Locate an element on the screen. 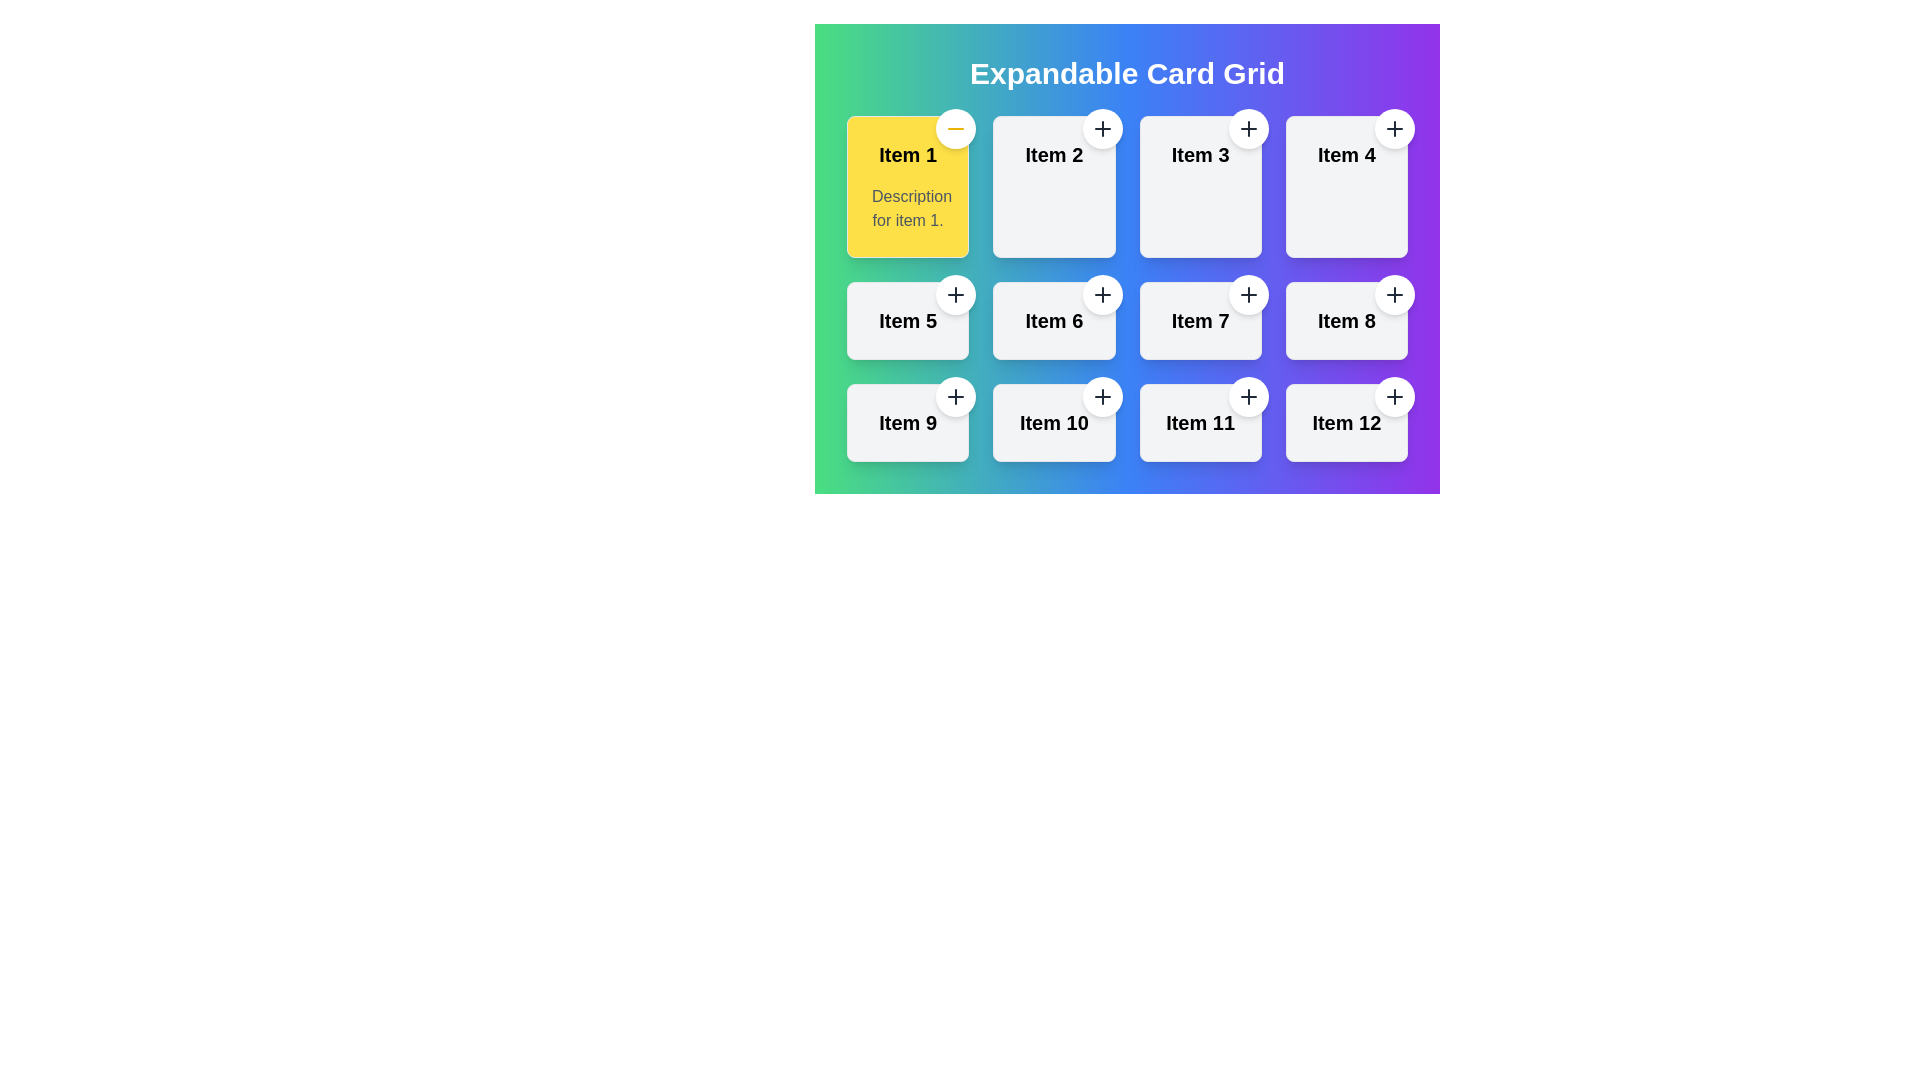 The height and width of the screenshot is (1080, 1920). the displayed text 'Item 12' in the bold, large font size located at the center of the twelfth card in a 4x3 grid layout is located at coordinates (1346, 422).